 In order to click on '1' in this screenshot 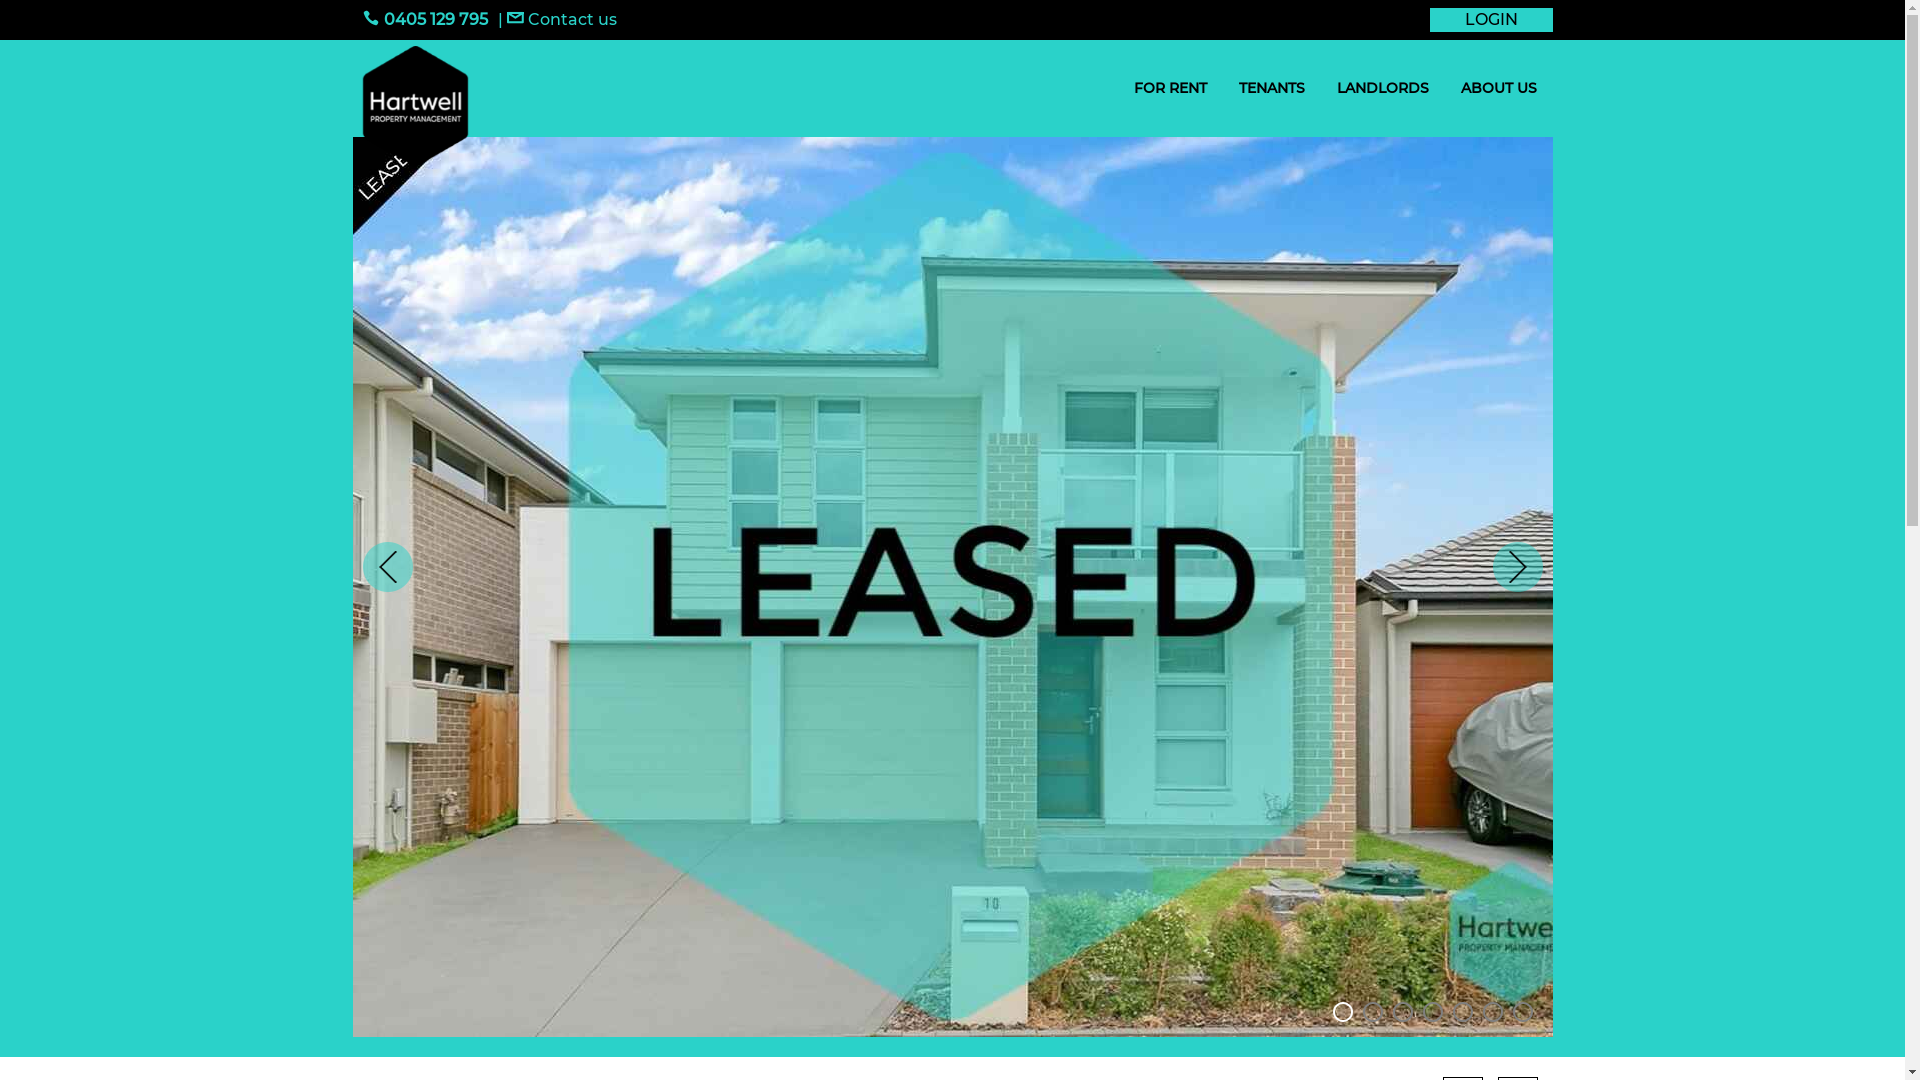, I will do `click(1342, 1011)`.